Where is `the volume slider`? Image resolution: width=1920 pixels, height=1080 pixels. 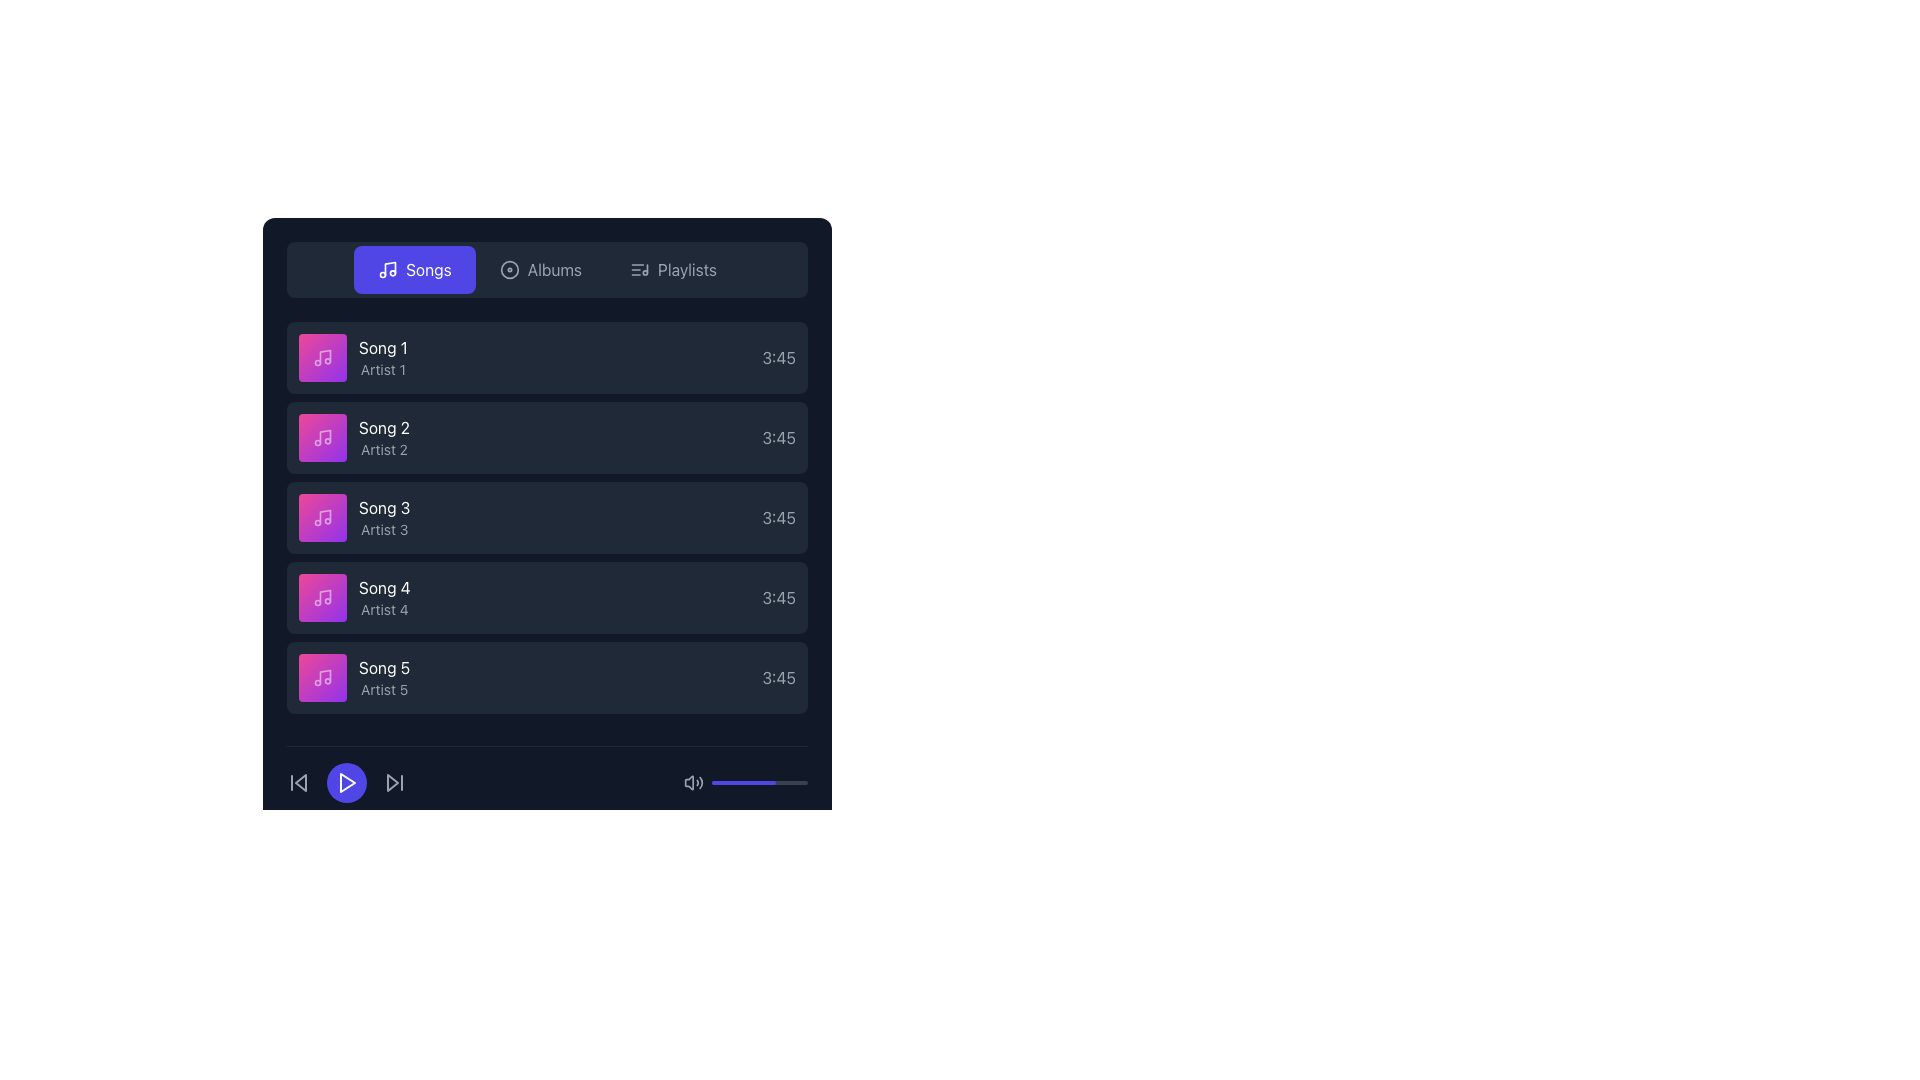 the volume slider is located at coordinates (742, 782).